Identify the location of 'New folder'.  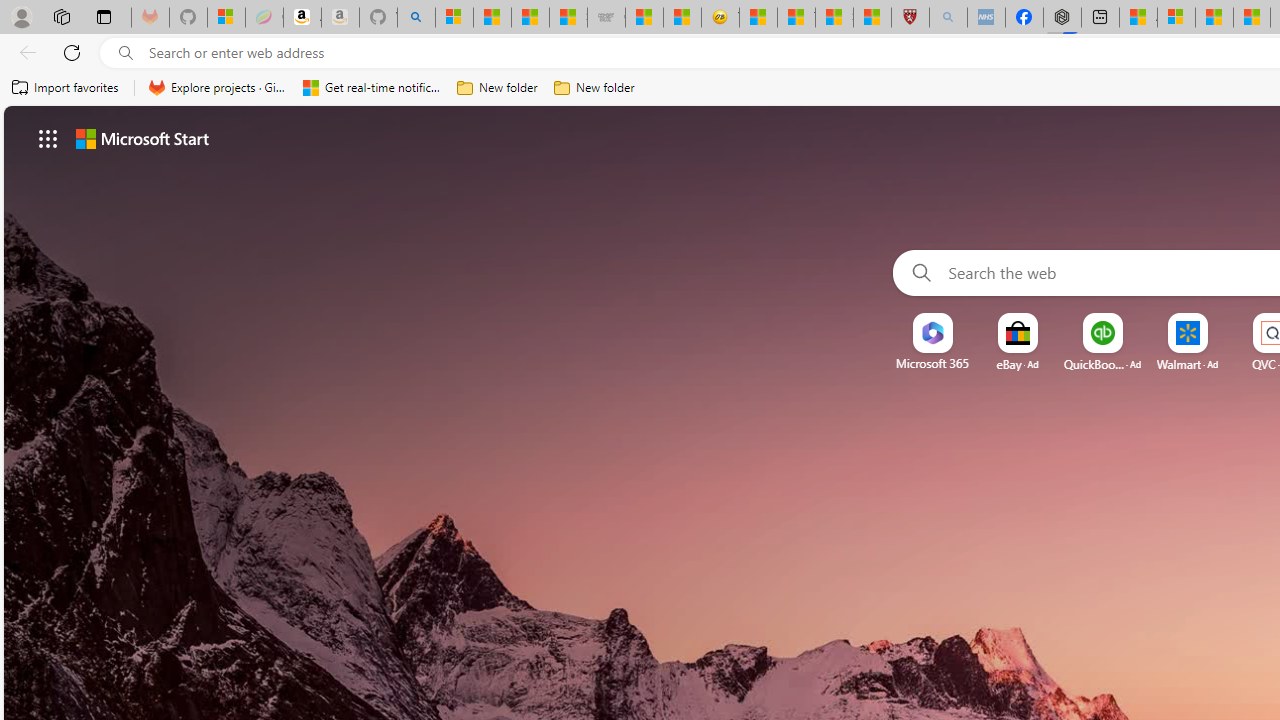
(593, 87).